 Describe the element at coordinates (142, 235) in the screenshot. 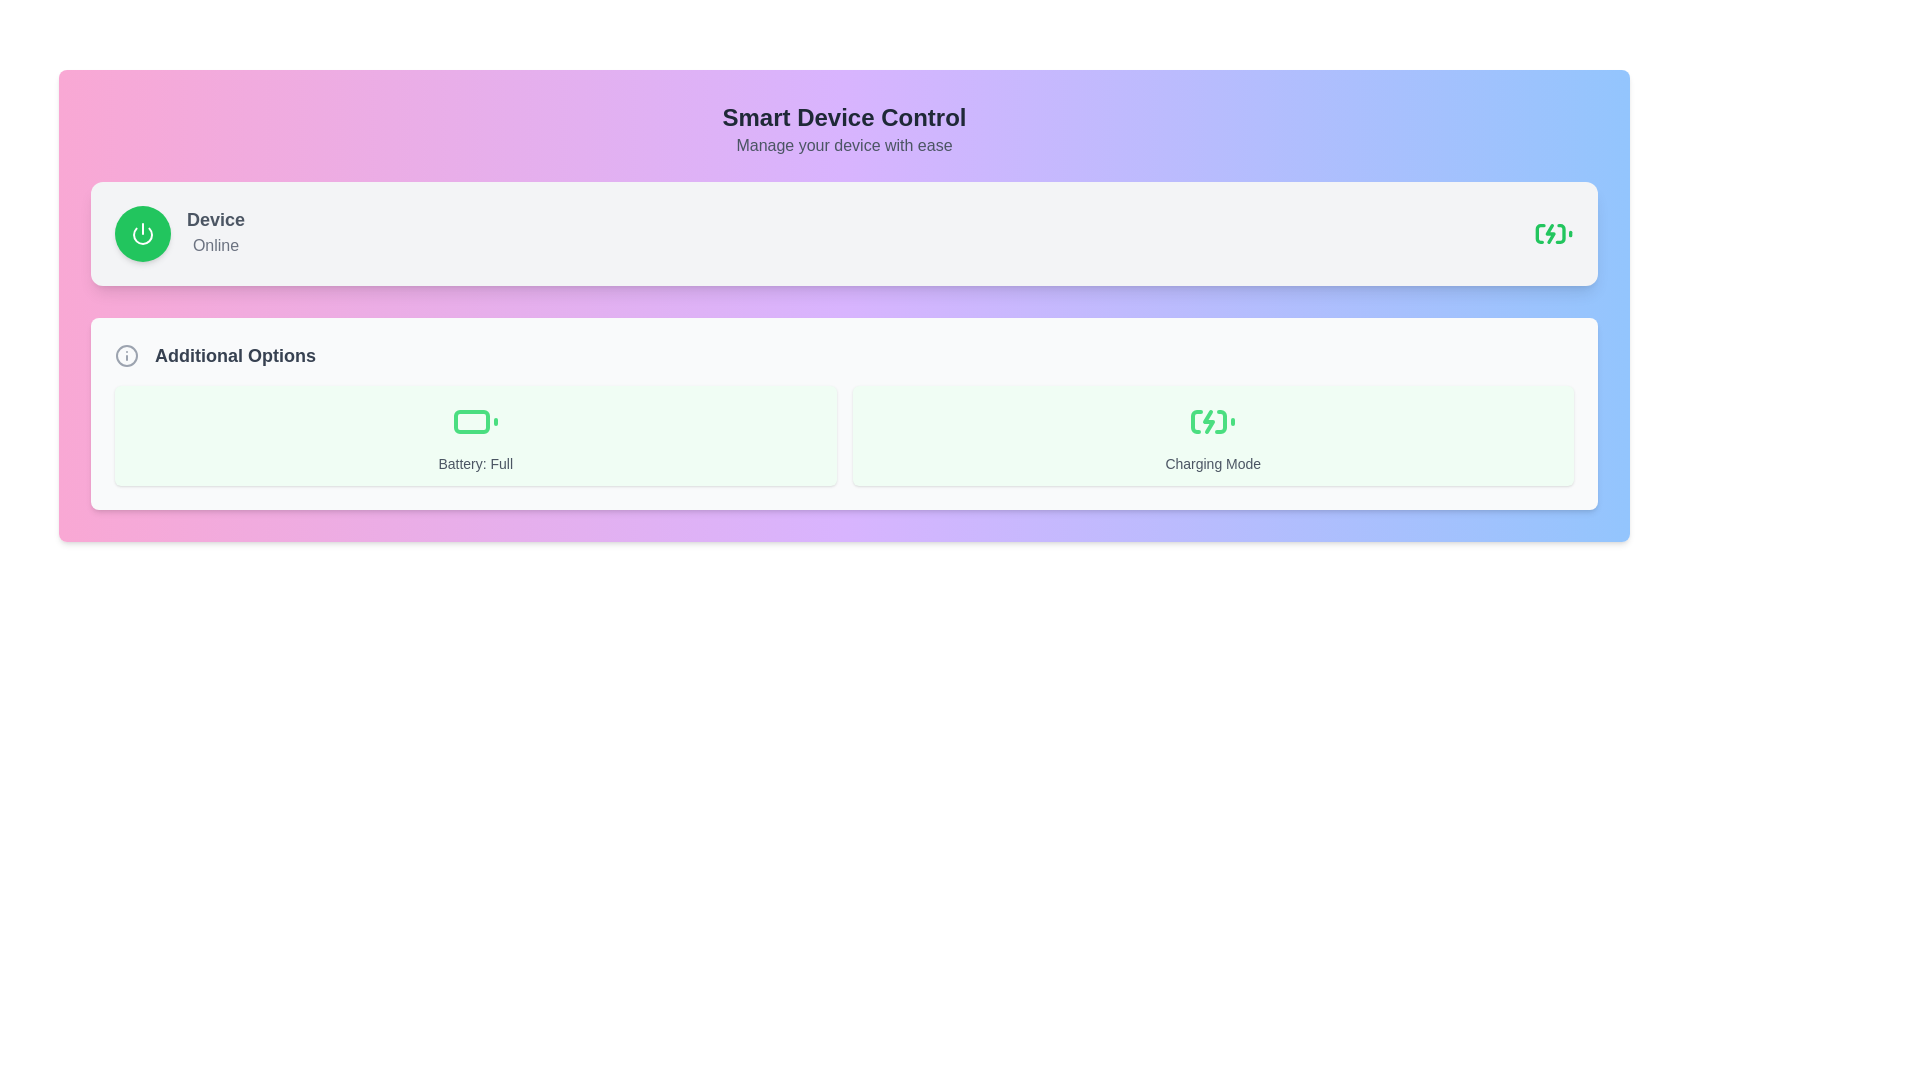

I see `SVG element representing the semi-circular arc shape of the icon with a green stroke color, located within the circular icon on the left side of the 'Device' rectangle, by hovering over its center` at that location.